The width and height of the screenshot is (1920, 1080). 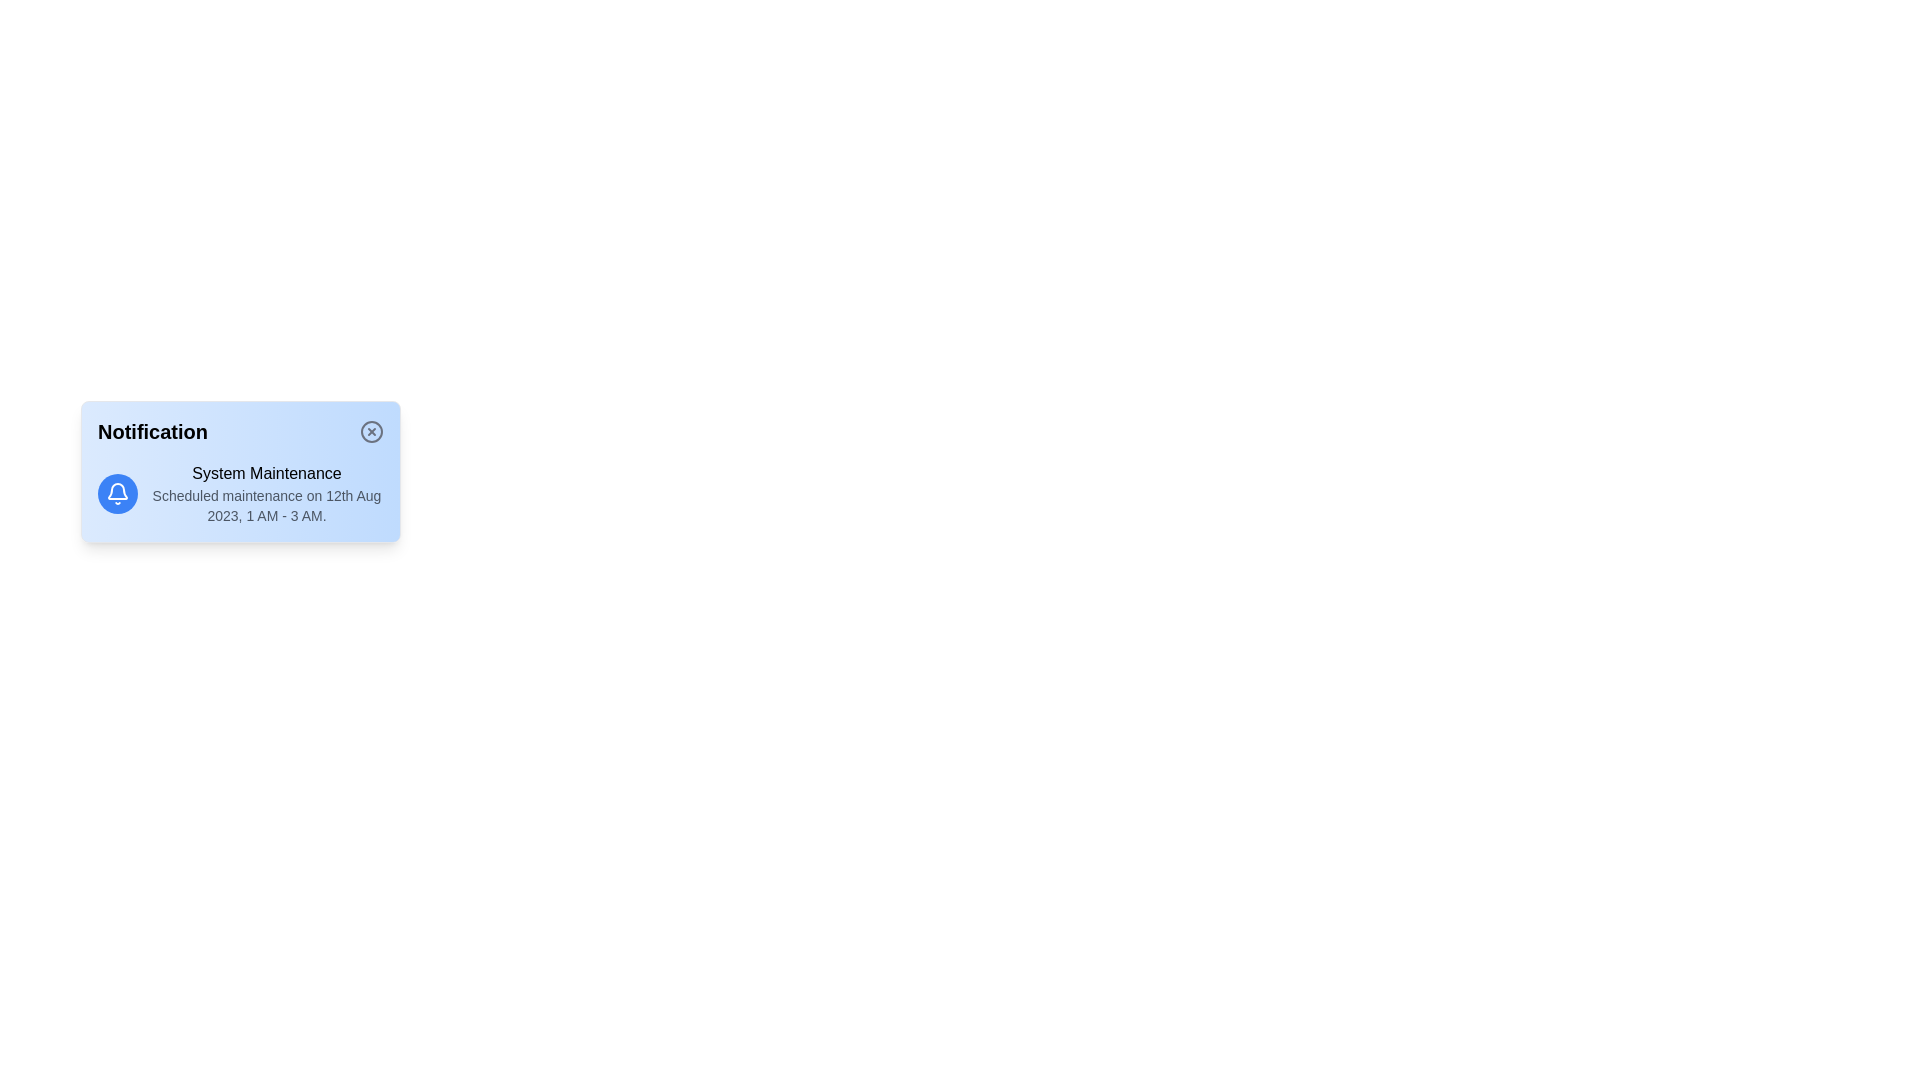 What do you see at coordinates (372, 431) in the screenshot?
I see `the circular close button icon located in the top-right corner of the notification card` at bounding box center [372, 431].